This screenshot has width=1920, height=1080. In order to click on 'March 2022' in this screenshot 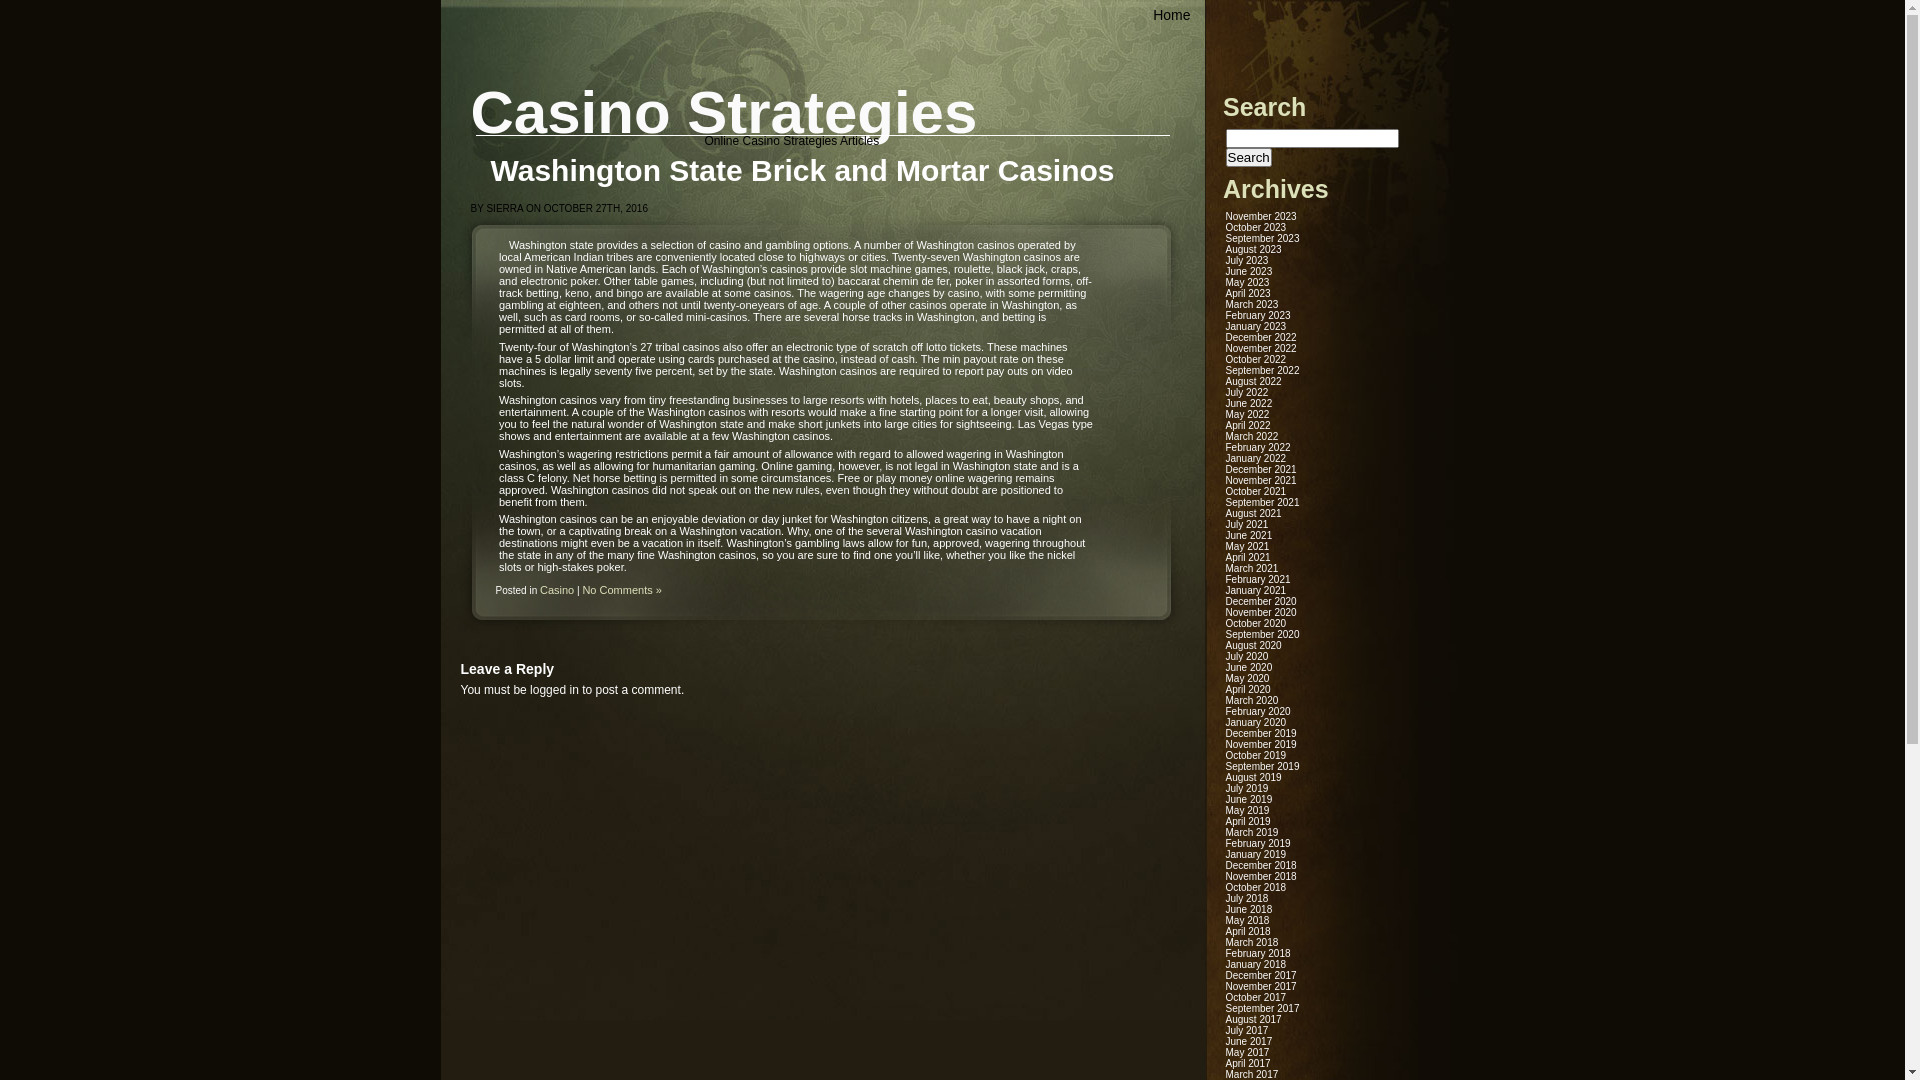, I will do `click(1251, 435)`.